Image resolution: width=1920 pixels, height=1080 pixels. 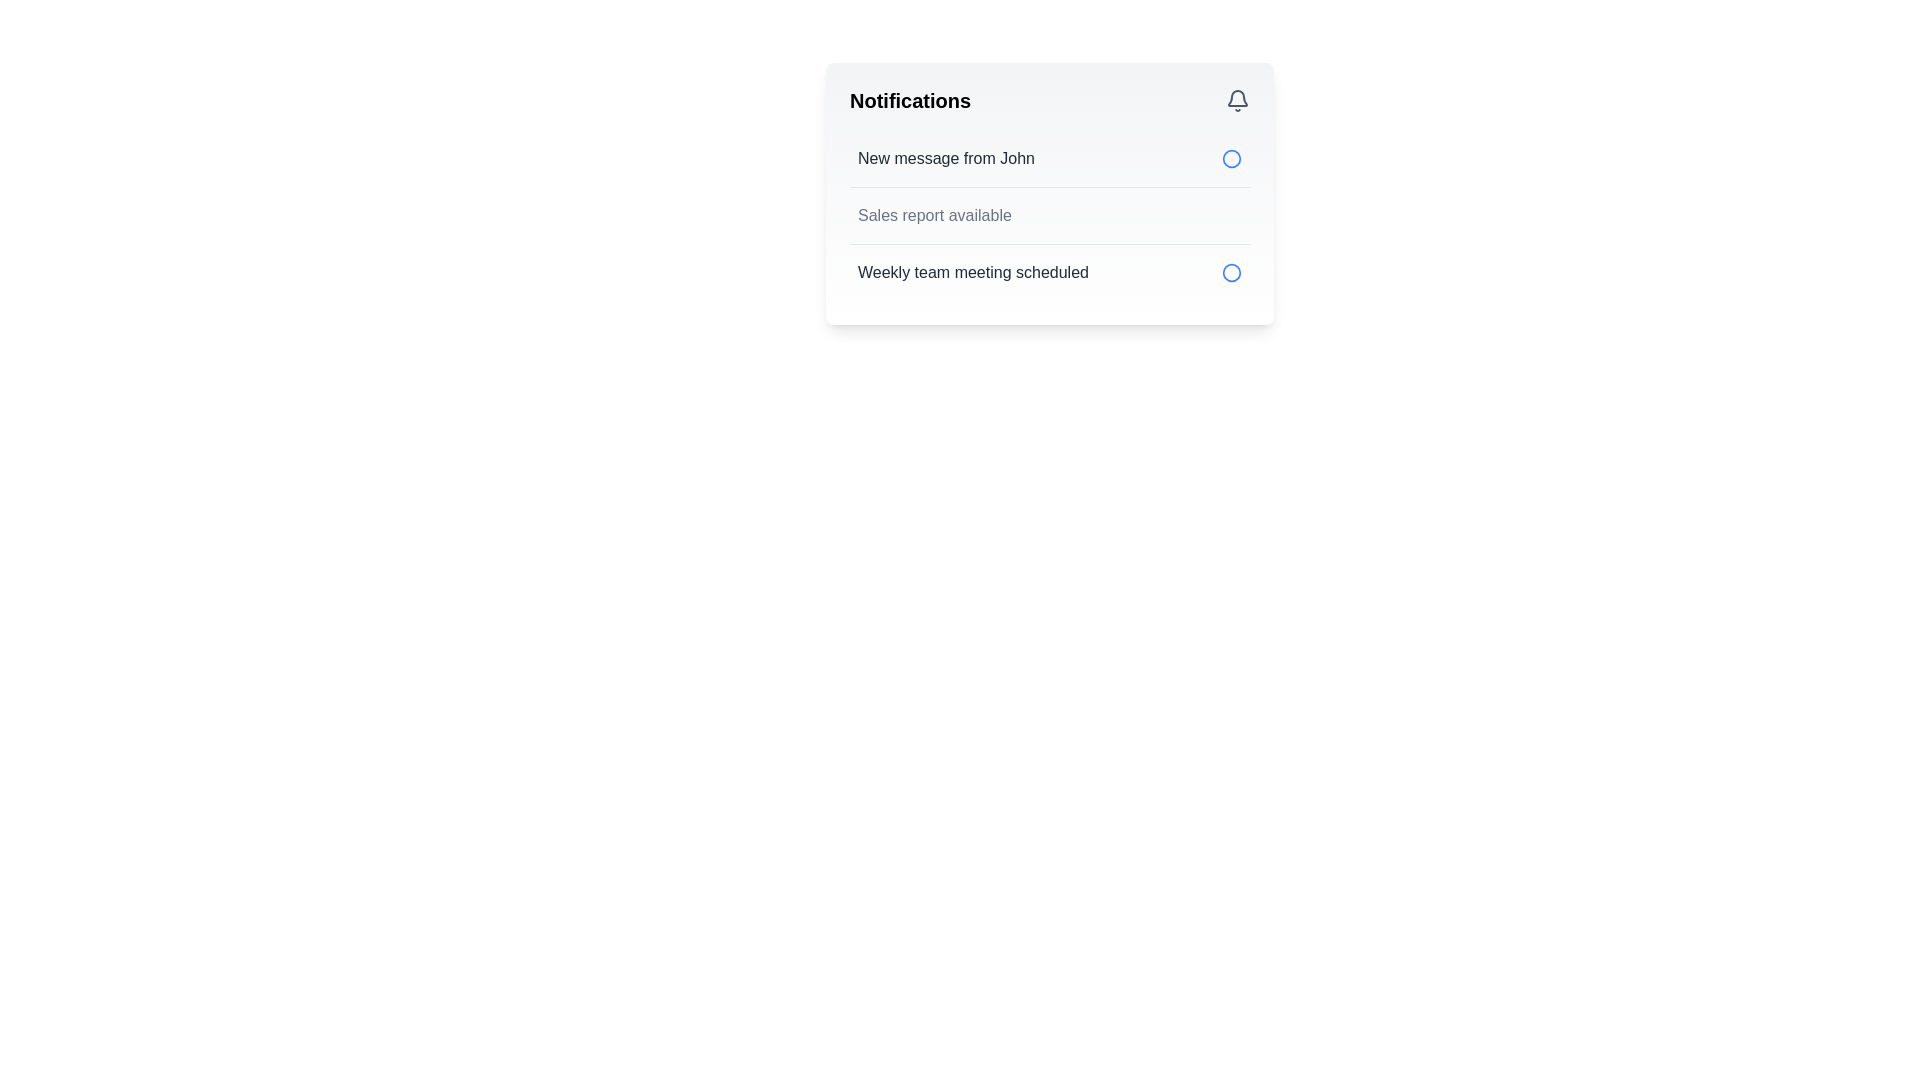 What do you see at coordinates (1237, 100) in the screenshot?
I see `the minimalist gray bell icon located on the far-right of the top bar, adjacent to the 'Notifications' label` at bounding box center [1237, 100].